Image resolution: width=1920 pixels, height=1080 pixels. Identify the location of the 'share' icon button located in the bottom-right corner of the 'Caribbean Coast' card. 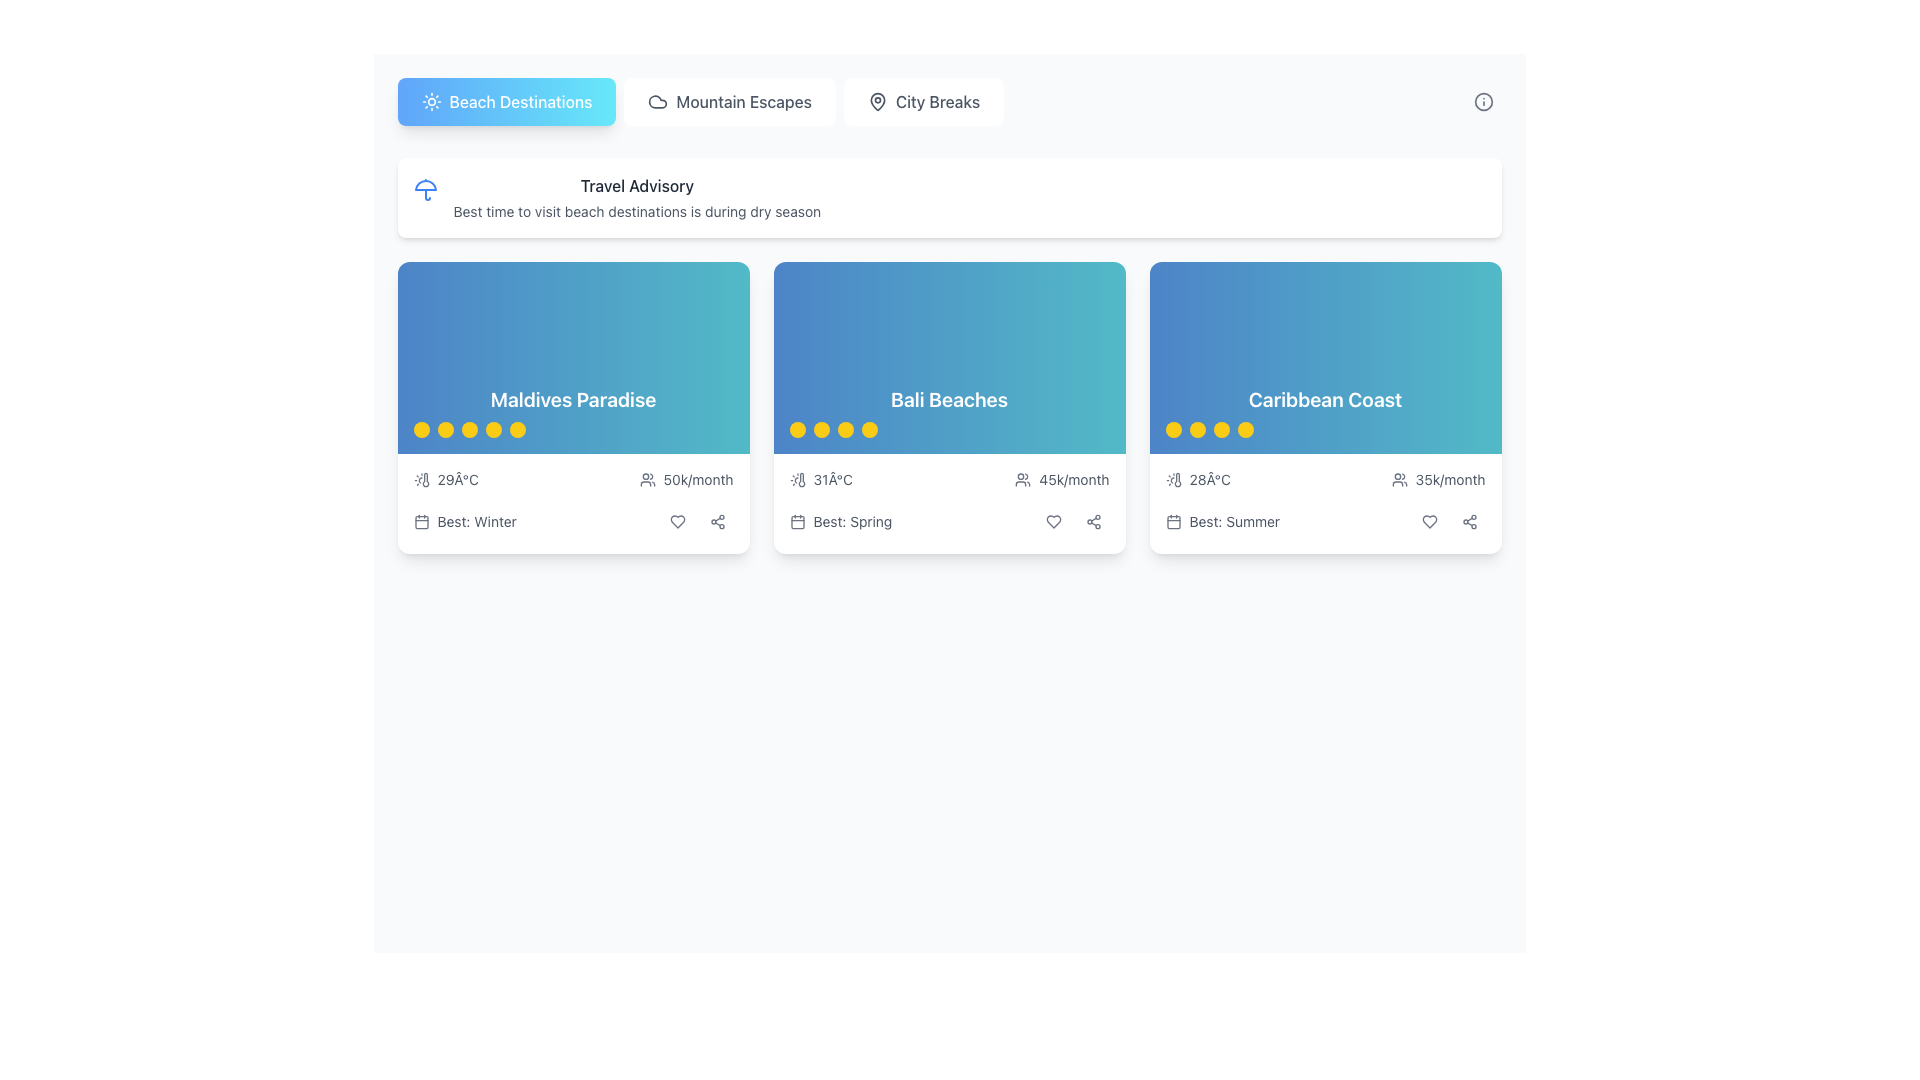
(1469, 520).